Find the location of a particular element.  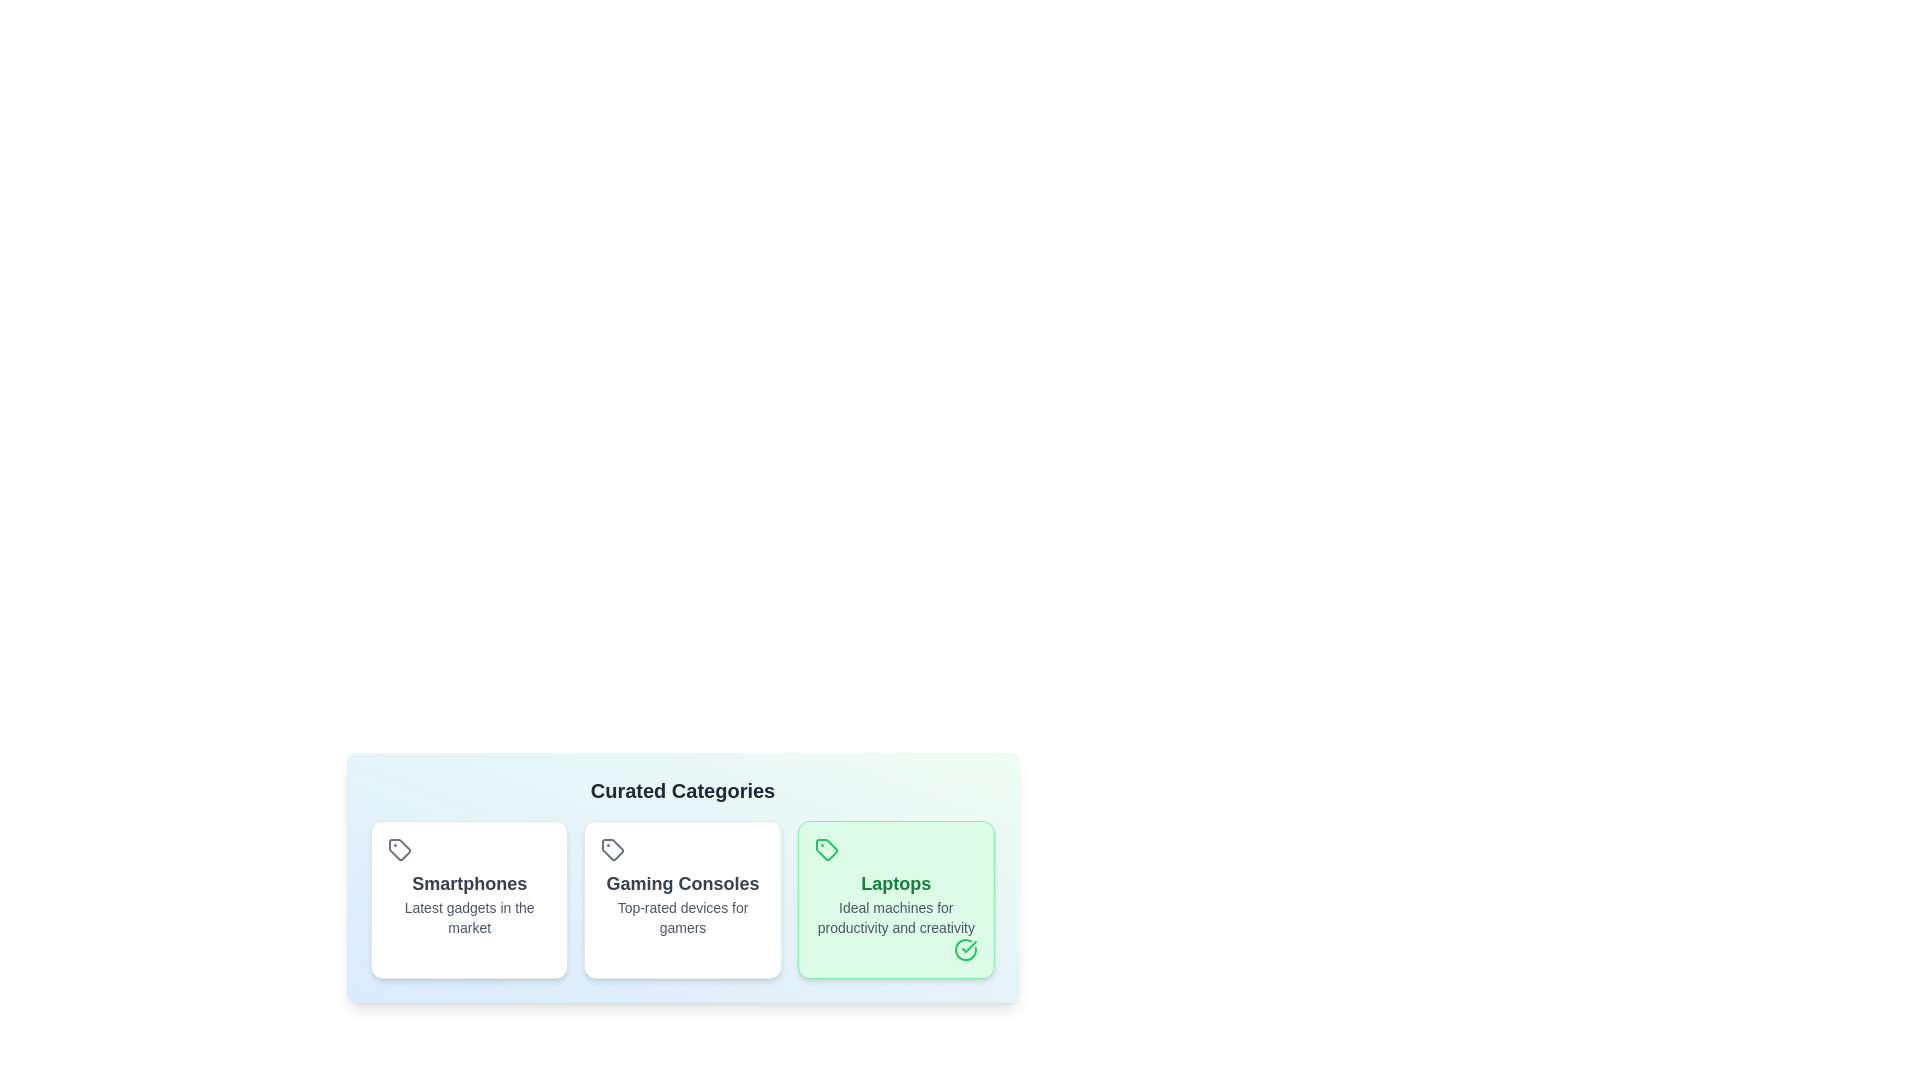

the chip labeled Smartphones is located at coordinates (468, 898).